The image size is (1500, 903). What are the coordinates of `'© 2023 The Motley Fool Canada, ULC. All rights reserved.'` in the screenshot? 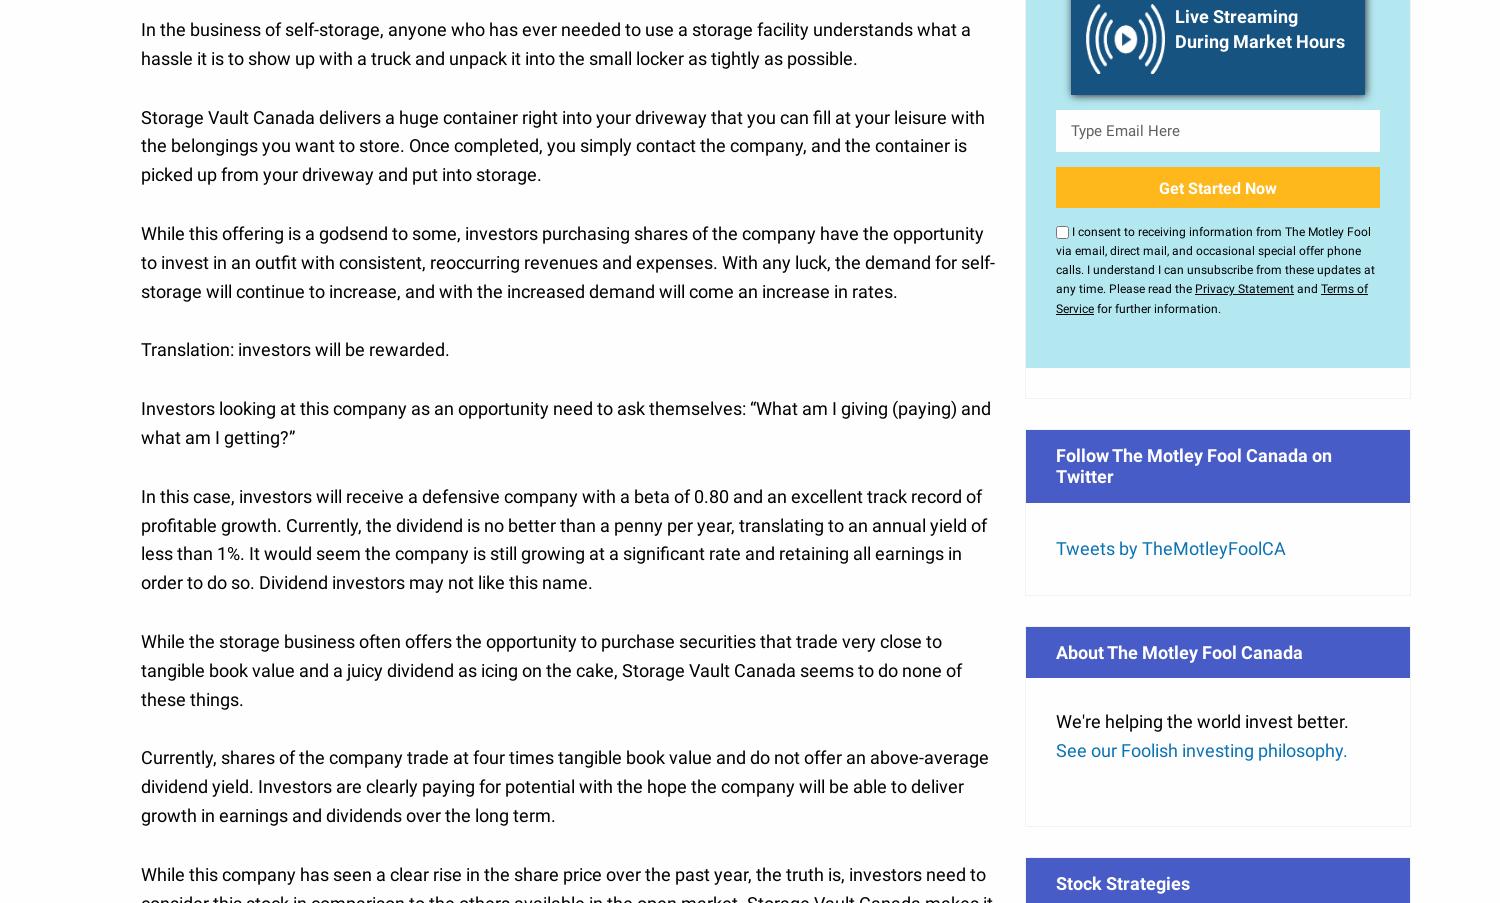 It's located at (750, 723).